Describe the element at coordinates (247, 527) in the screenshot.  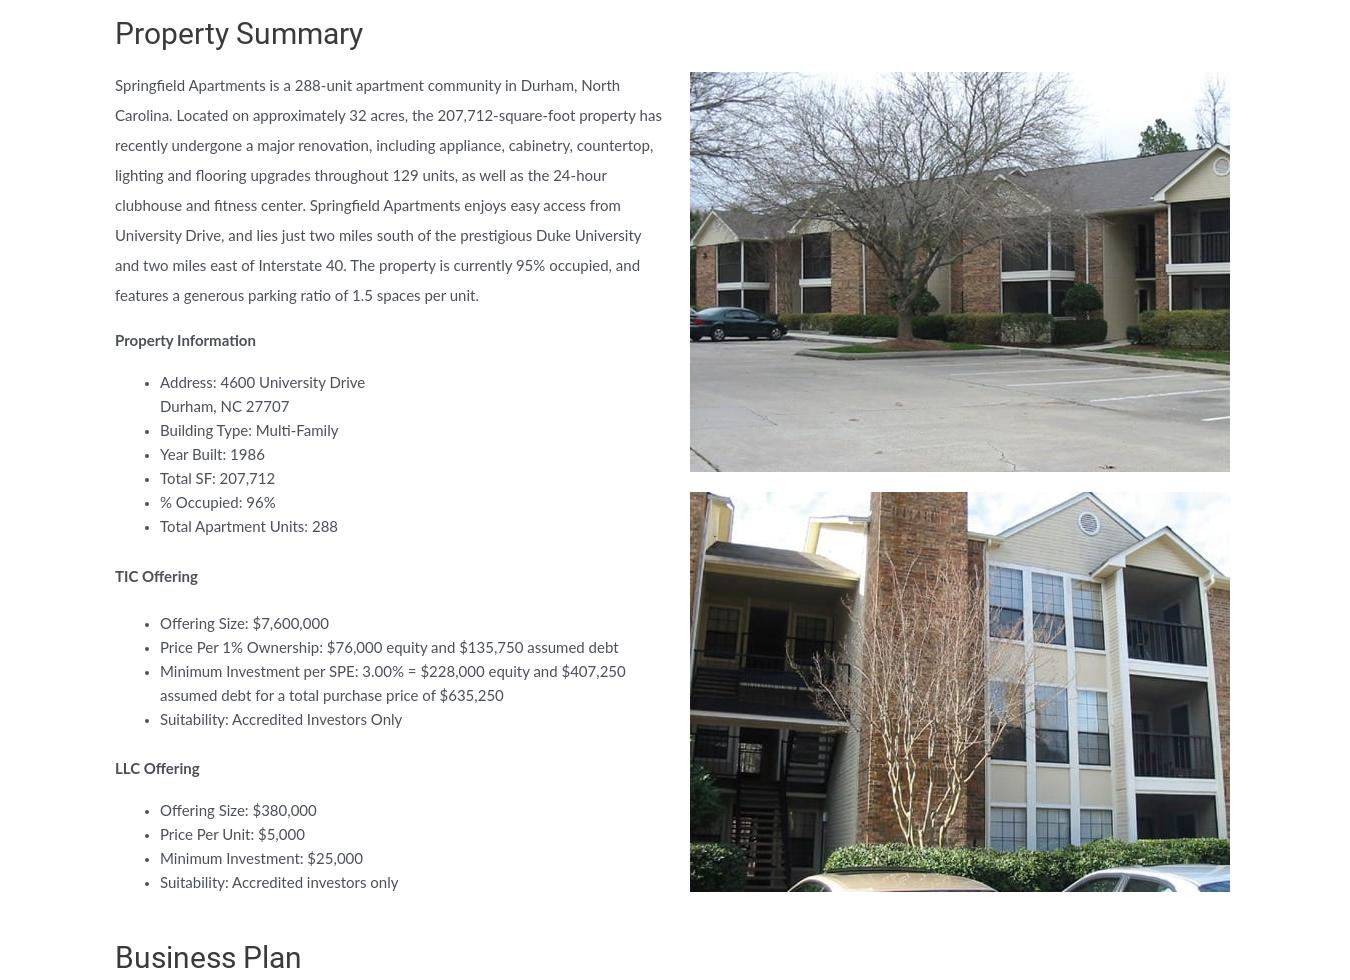
I see `'Total Apartment Units: 288'` at that location.